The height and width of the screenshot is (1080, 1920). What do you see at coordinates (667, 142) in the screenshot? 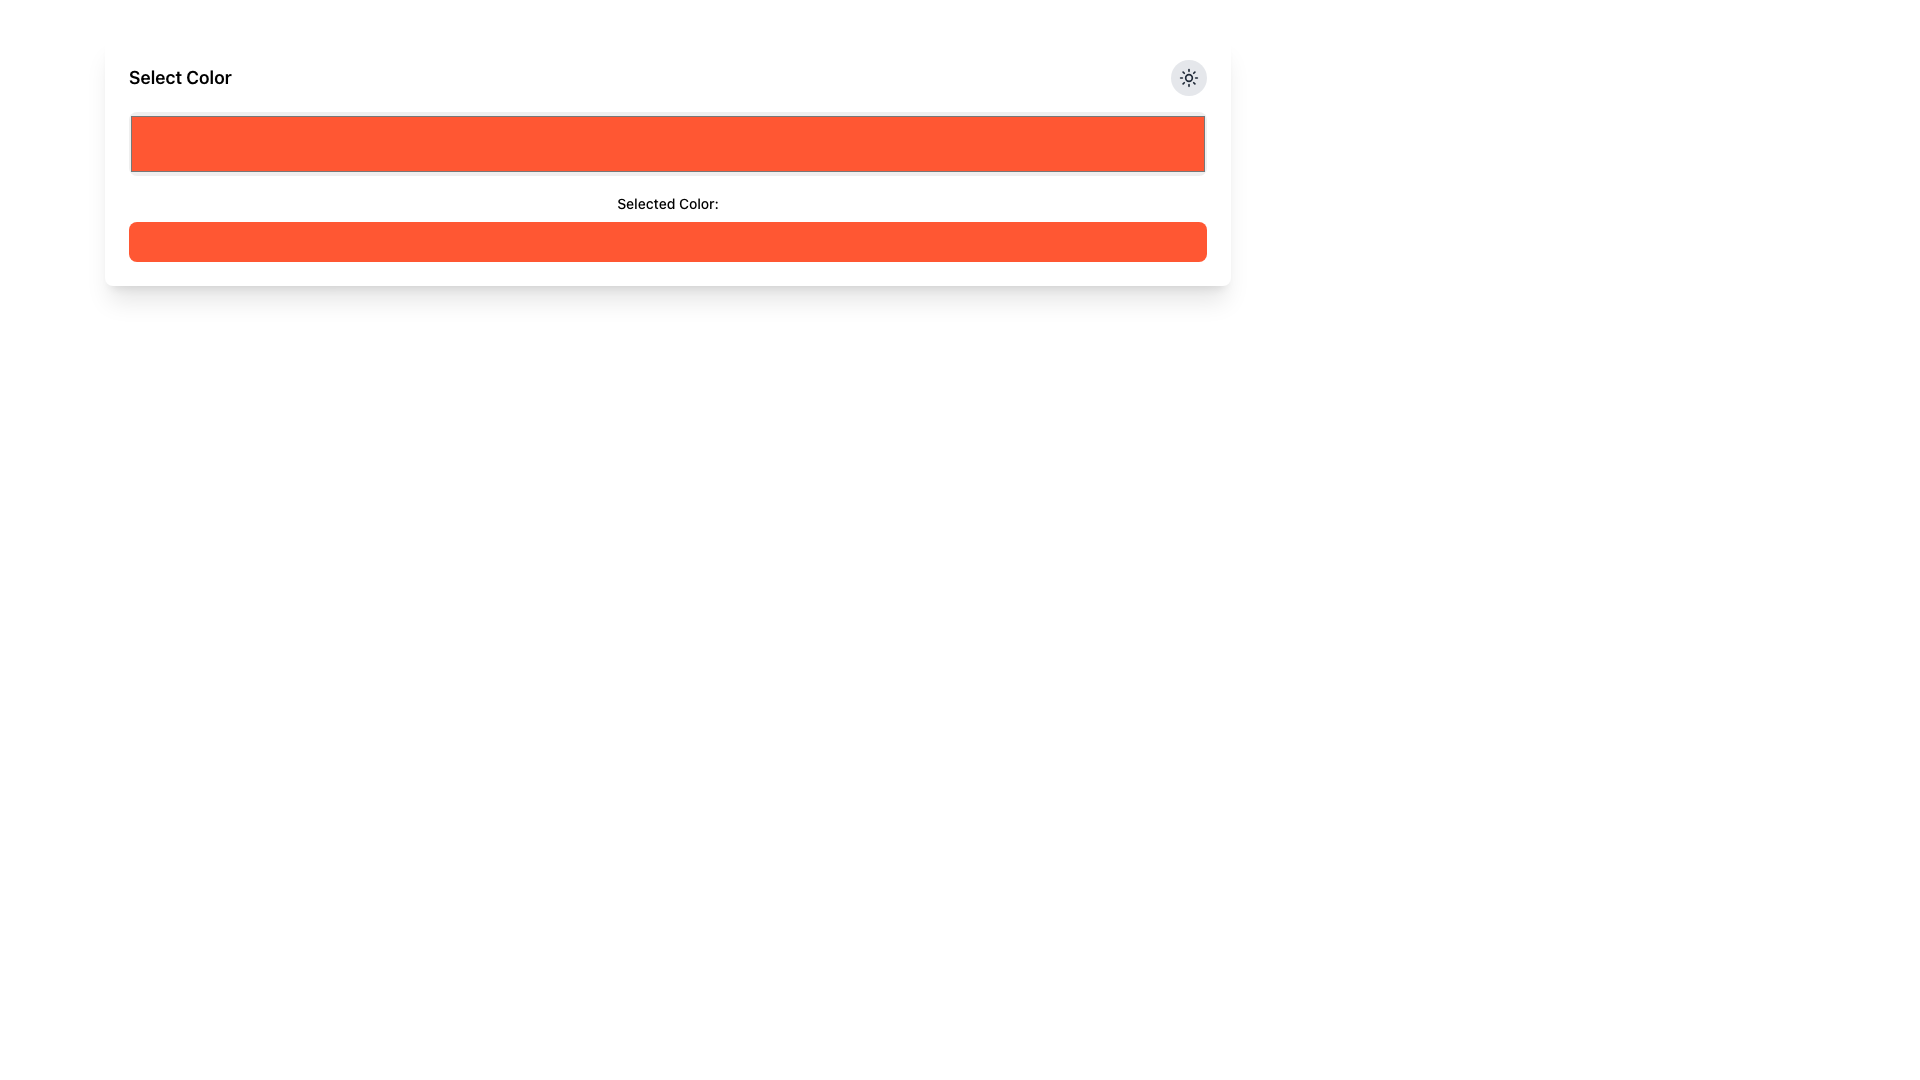
I see `the Color Input element, which is a rectangular box with a vibrant orange shade (#FF5733), using keyboard navigation` at bounding box center [667, 142].